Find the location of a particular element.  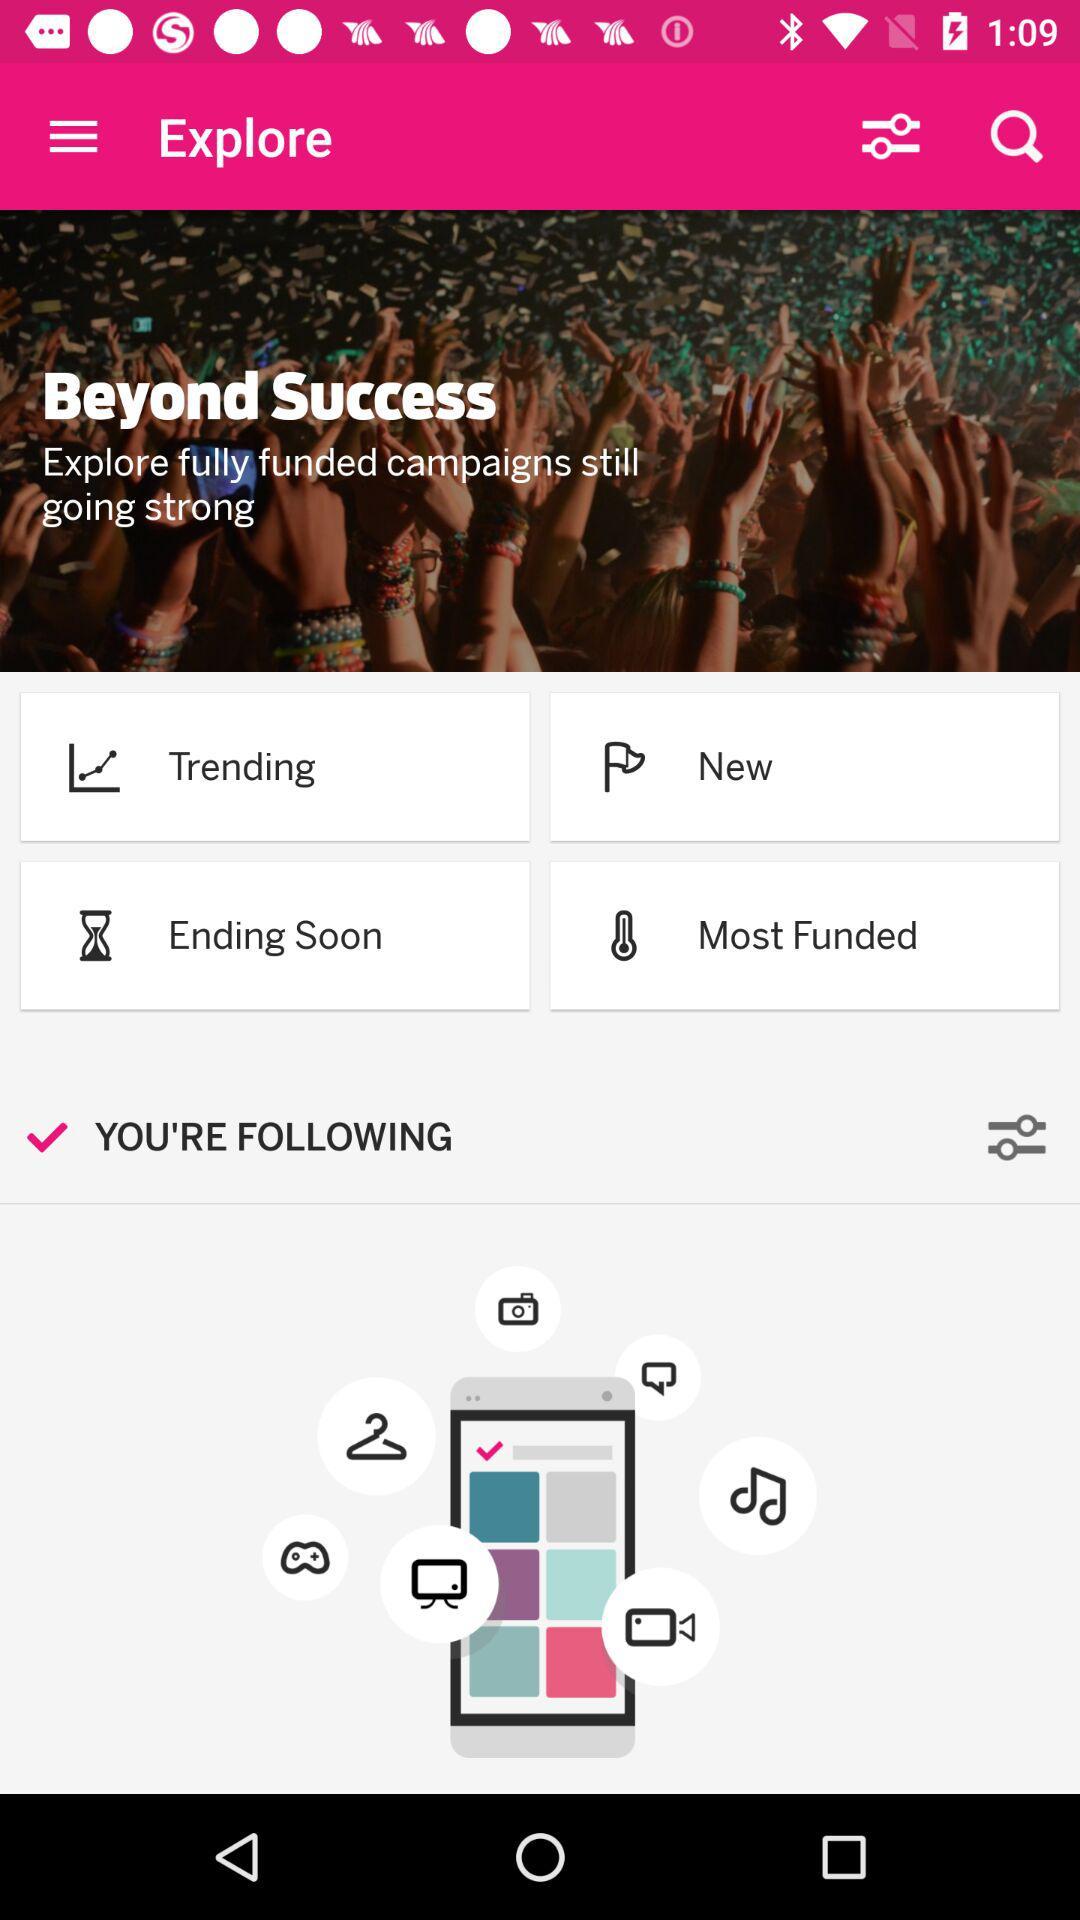

icon to the left of the trending icon is located at coordinates (94, 765).